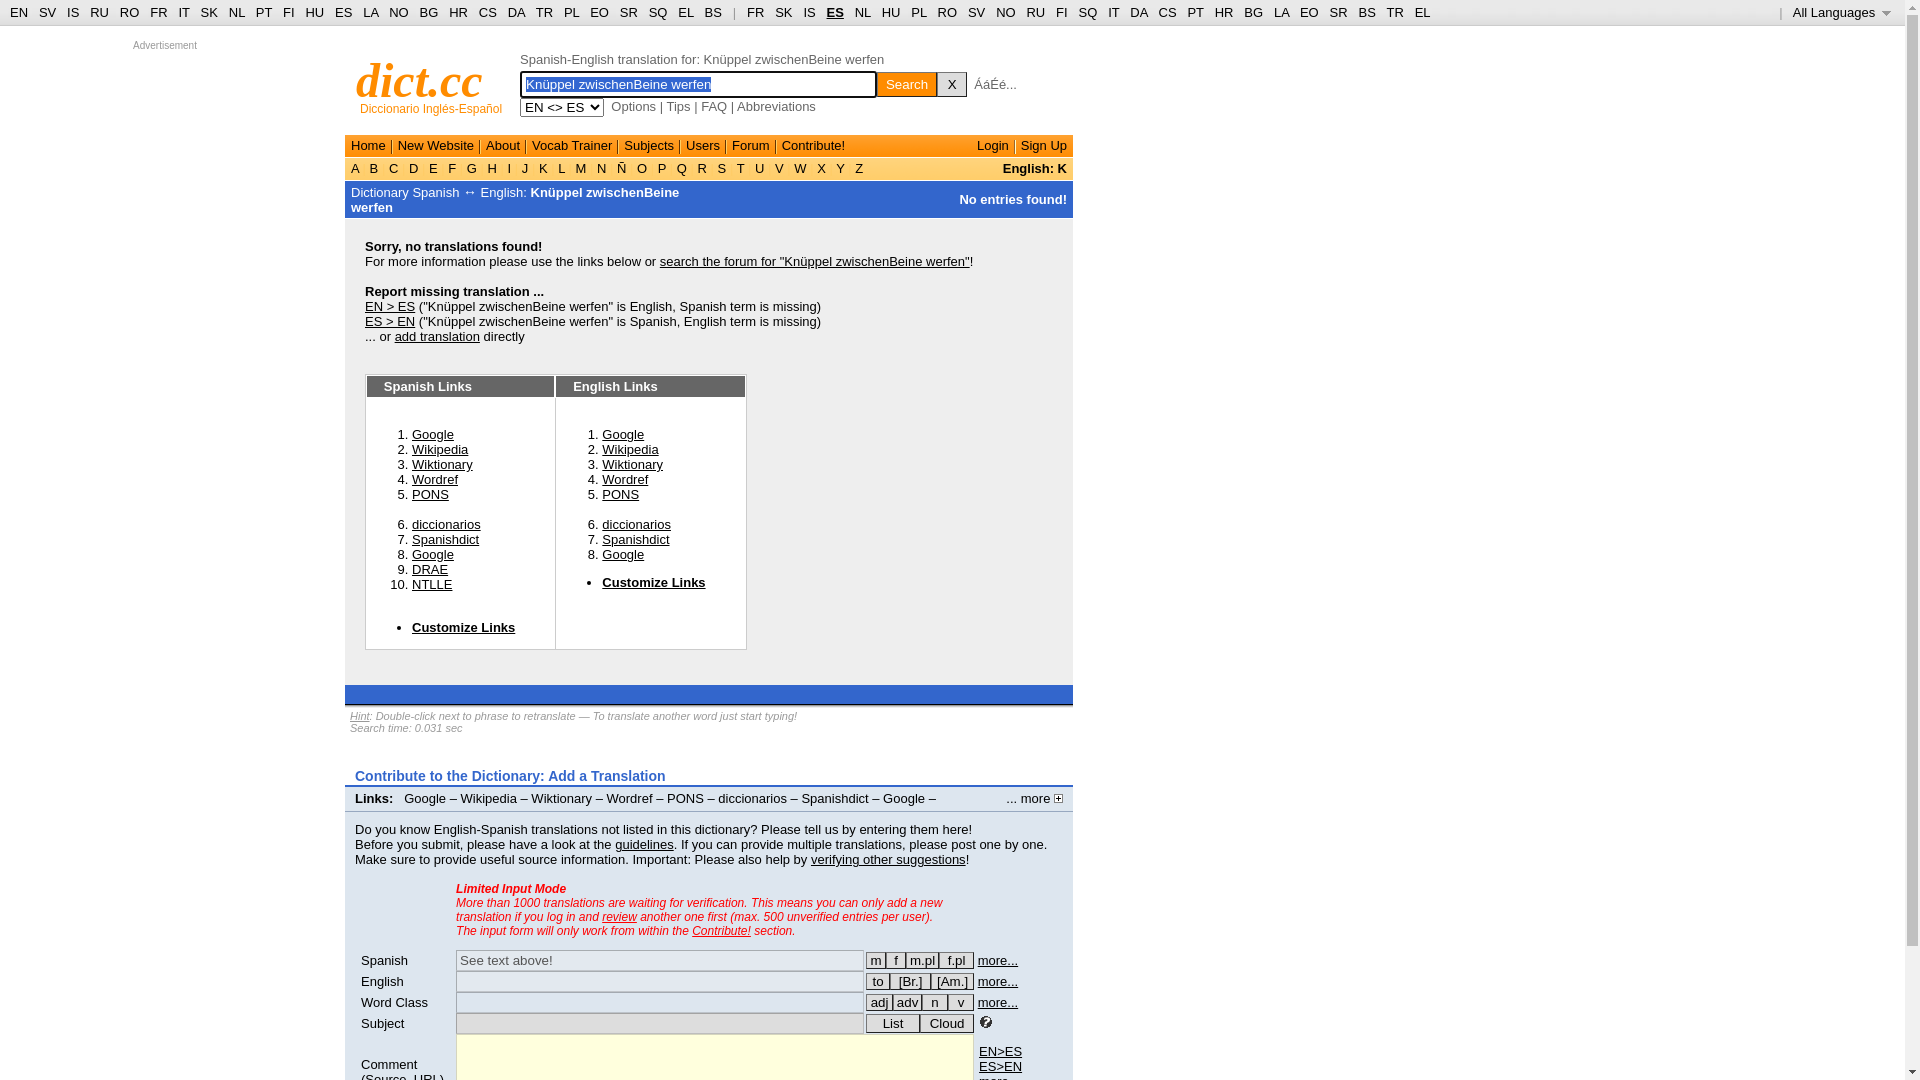  What do you see at coordinates (592, 167) in the screenshot?
I see `'N'` at bounding box center [592, 167].